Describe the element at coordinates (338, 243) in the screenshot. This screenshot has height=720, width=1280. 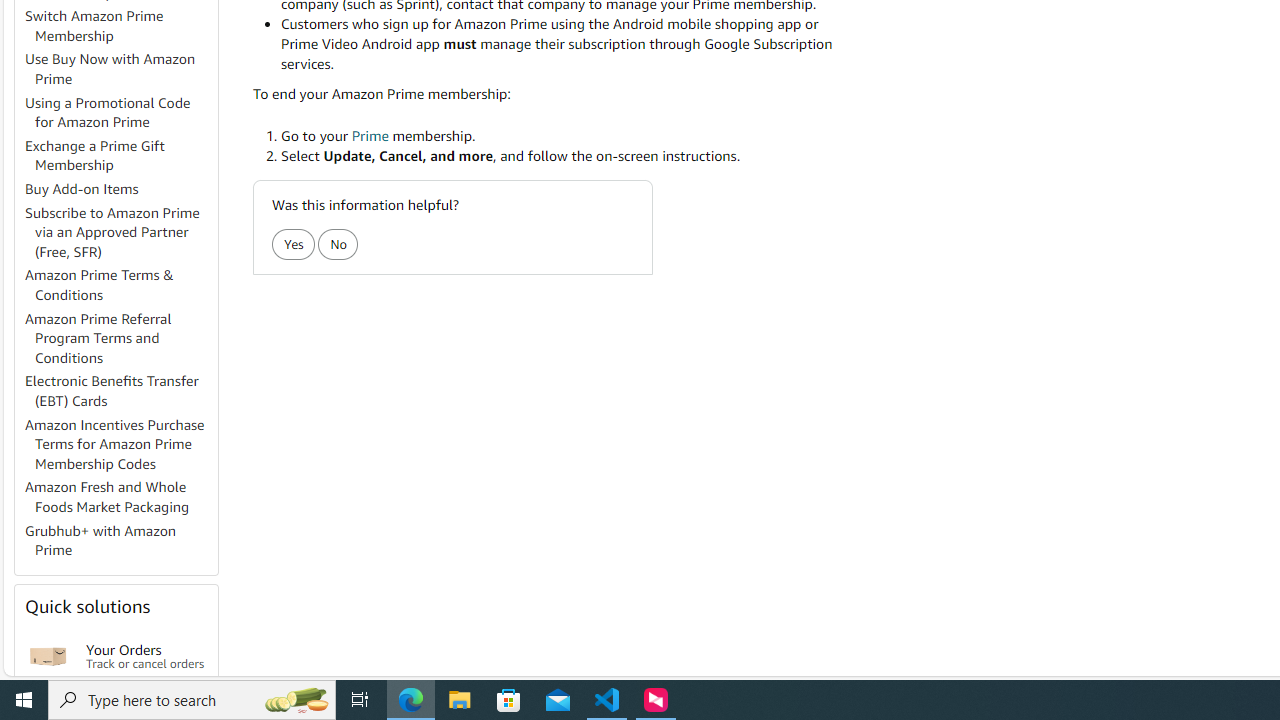
I see `'No'` at that location.